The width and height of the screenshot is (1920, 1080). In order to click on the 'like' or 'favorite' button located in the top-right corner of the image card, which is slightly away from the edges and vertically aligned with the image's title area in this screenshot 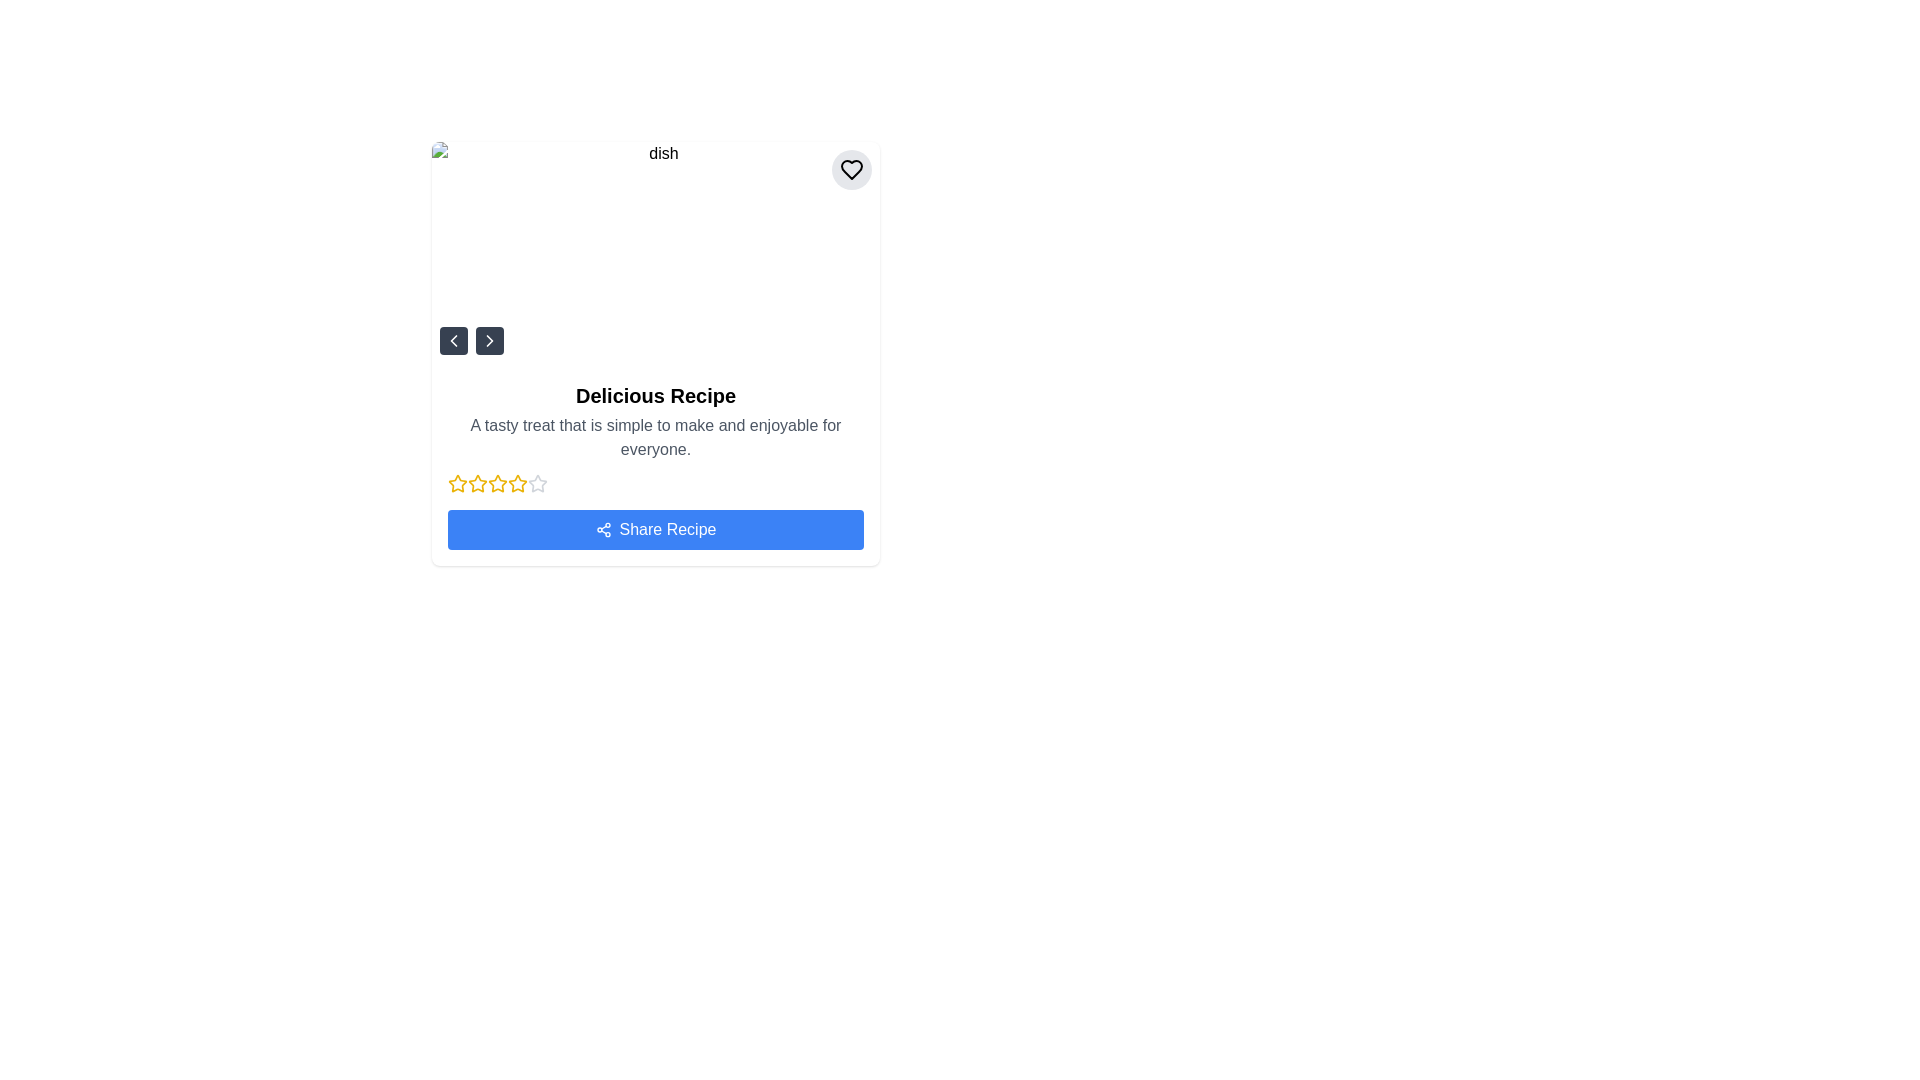, I will do `click(851, 168)`.